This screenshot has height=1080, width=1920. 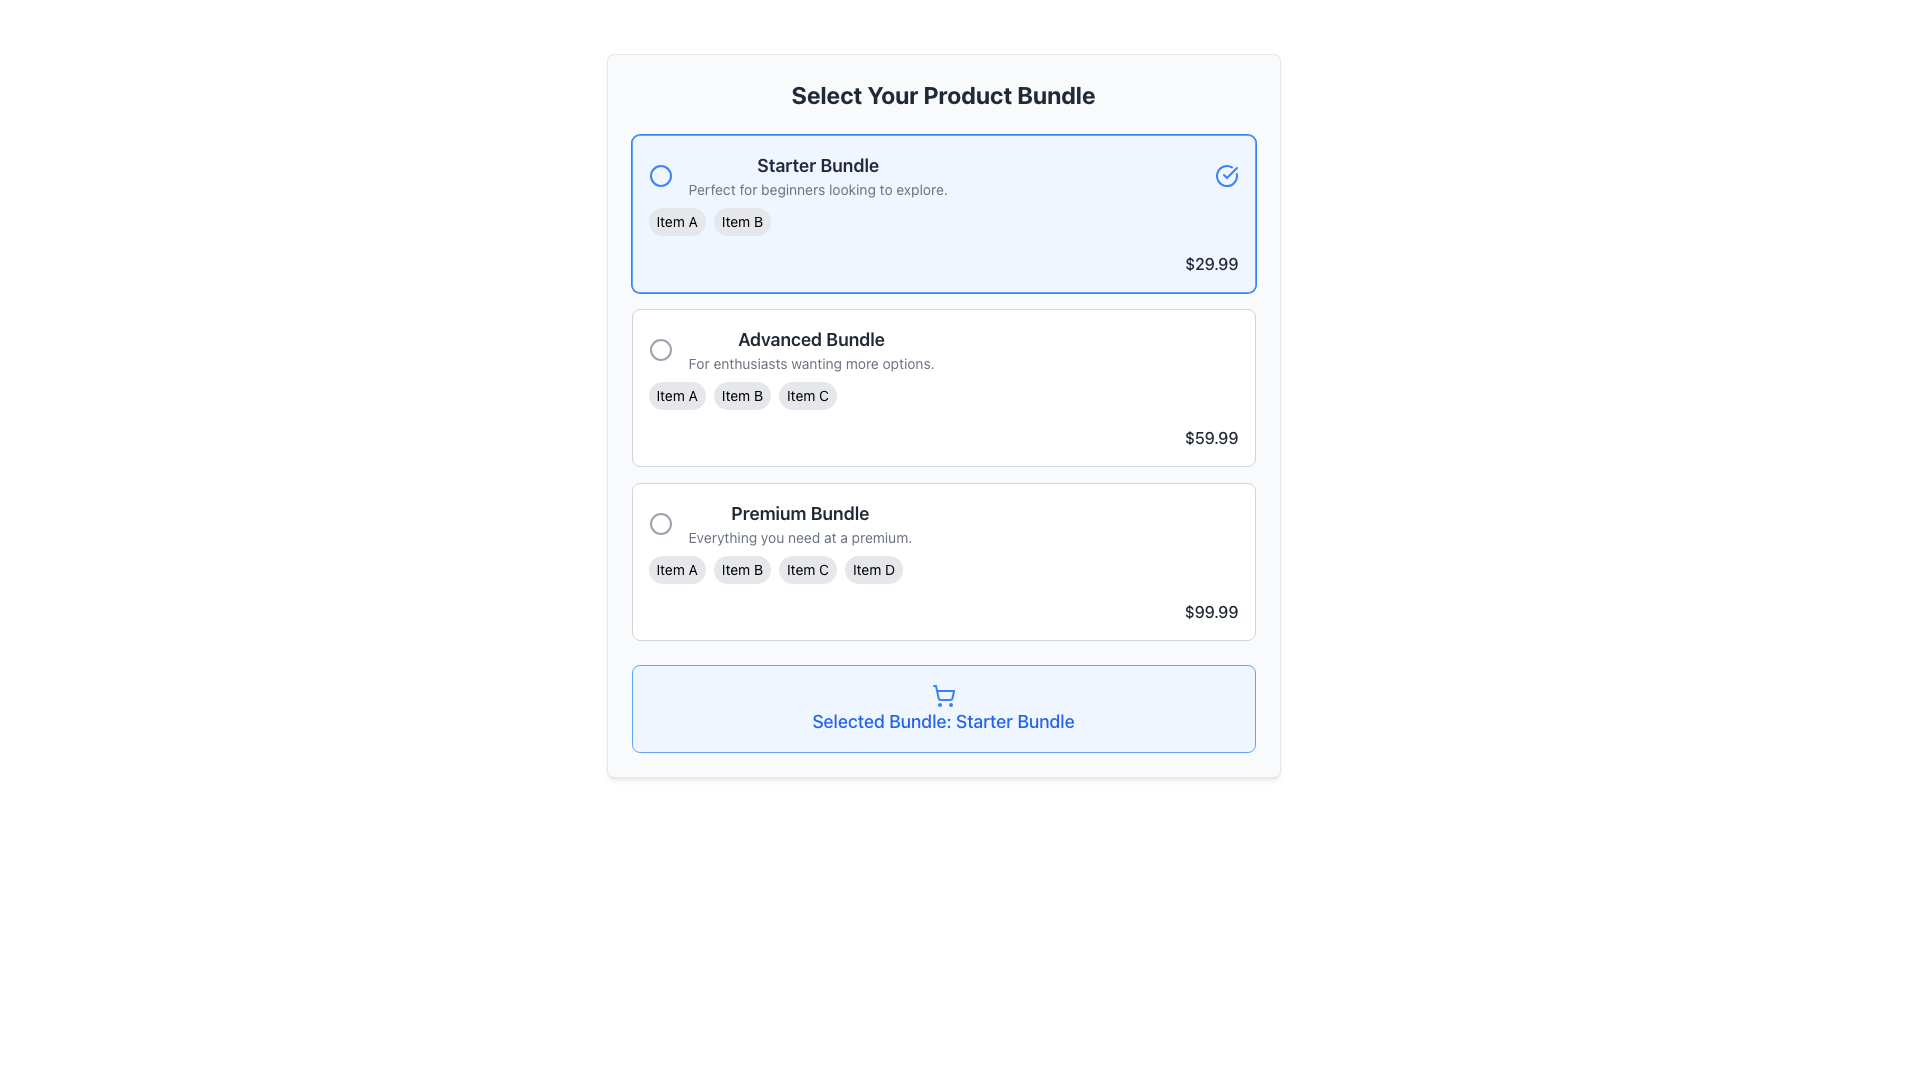 What do you see at coordinates (741, 570) in the screenshot?
I see `the label displaying 'Item B' in the 'Premium Bundle' section, which is the second label in a sequence of four labels` at bounding box center [741, 570].